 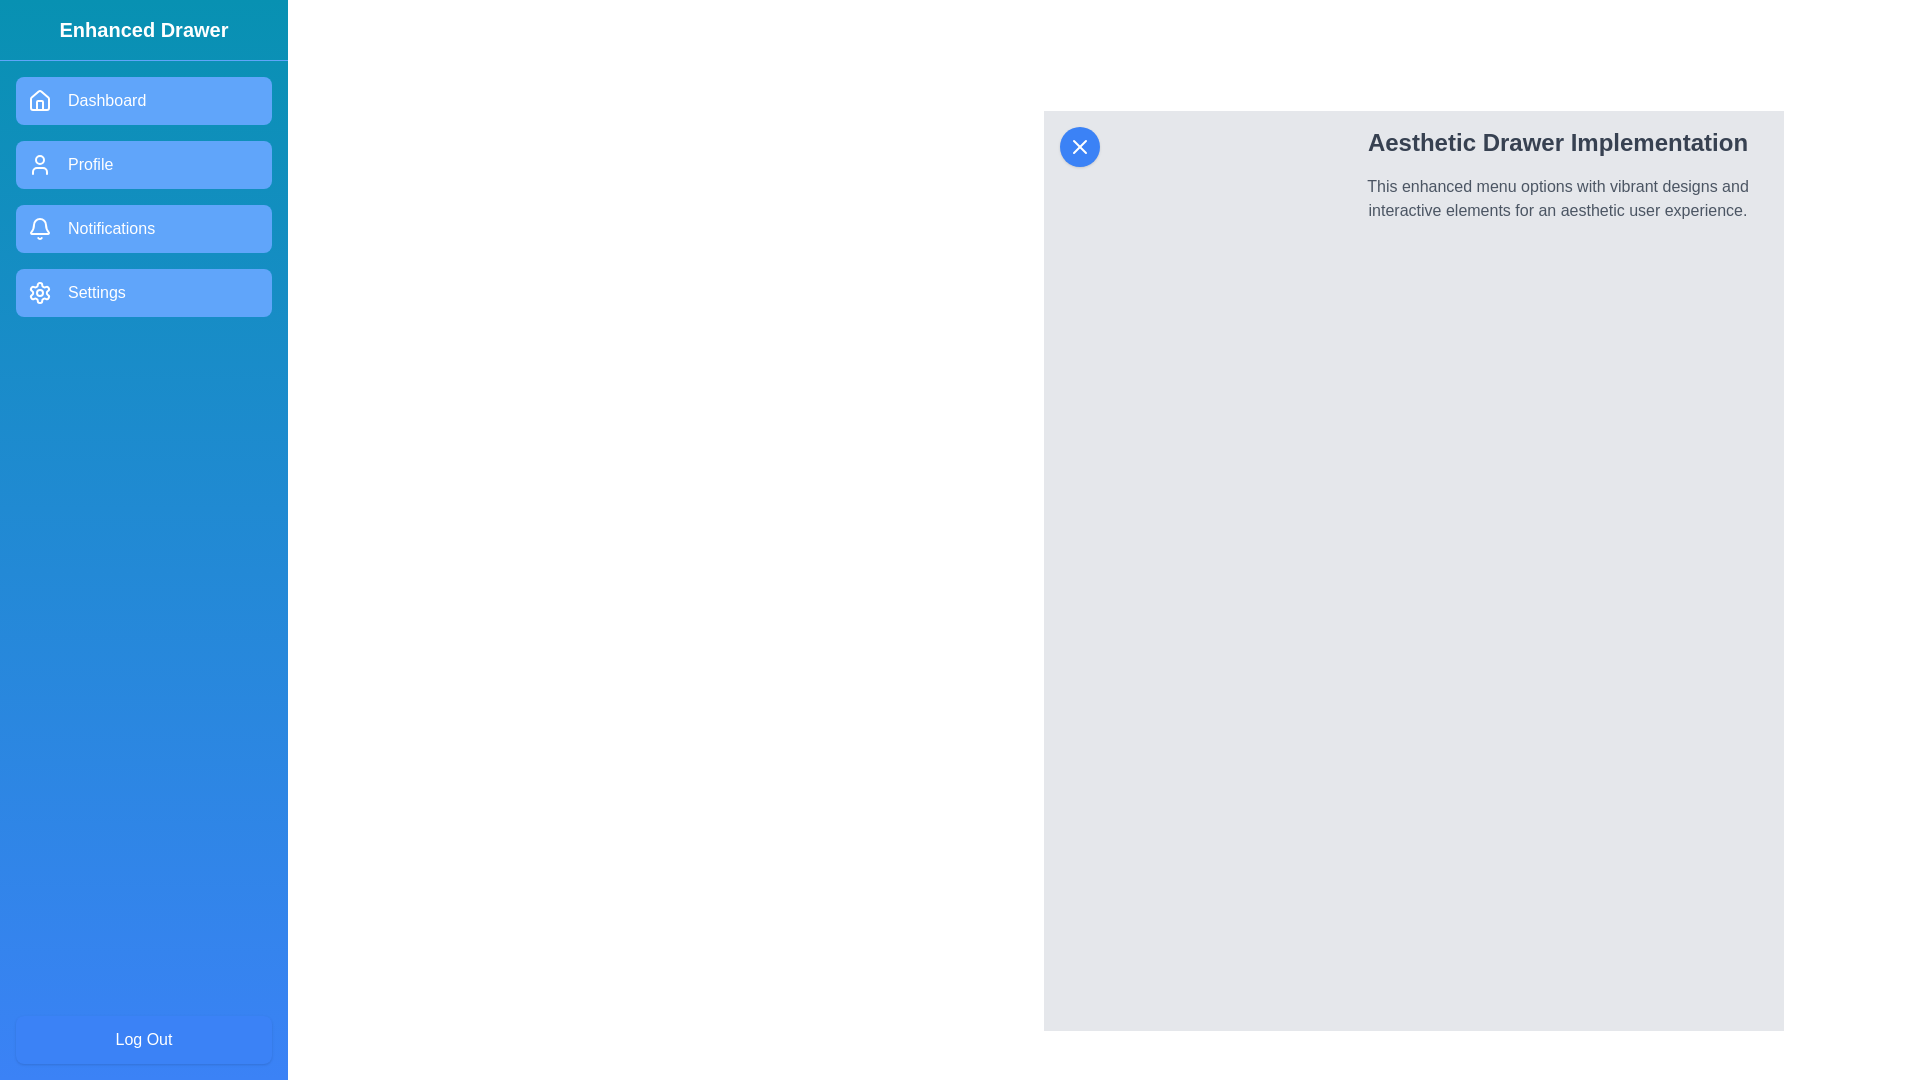 What do you see at coordinates (143, 293) in the screenshot?
I see `the 'Settings' button, which is a rectangular button with rounded corners and a blue background, located below the 'Notifications' button in the sidebar` at bounding box center [143, 293].